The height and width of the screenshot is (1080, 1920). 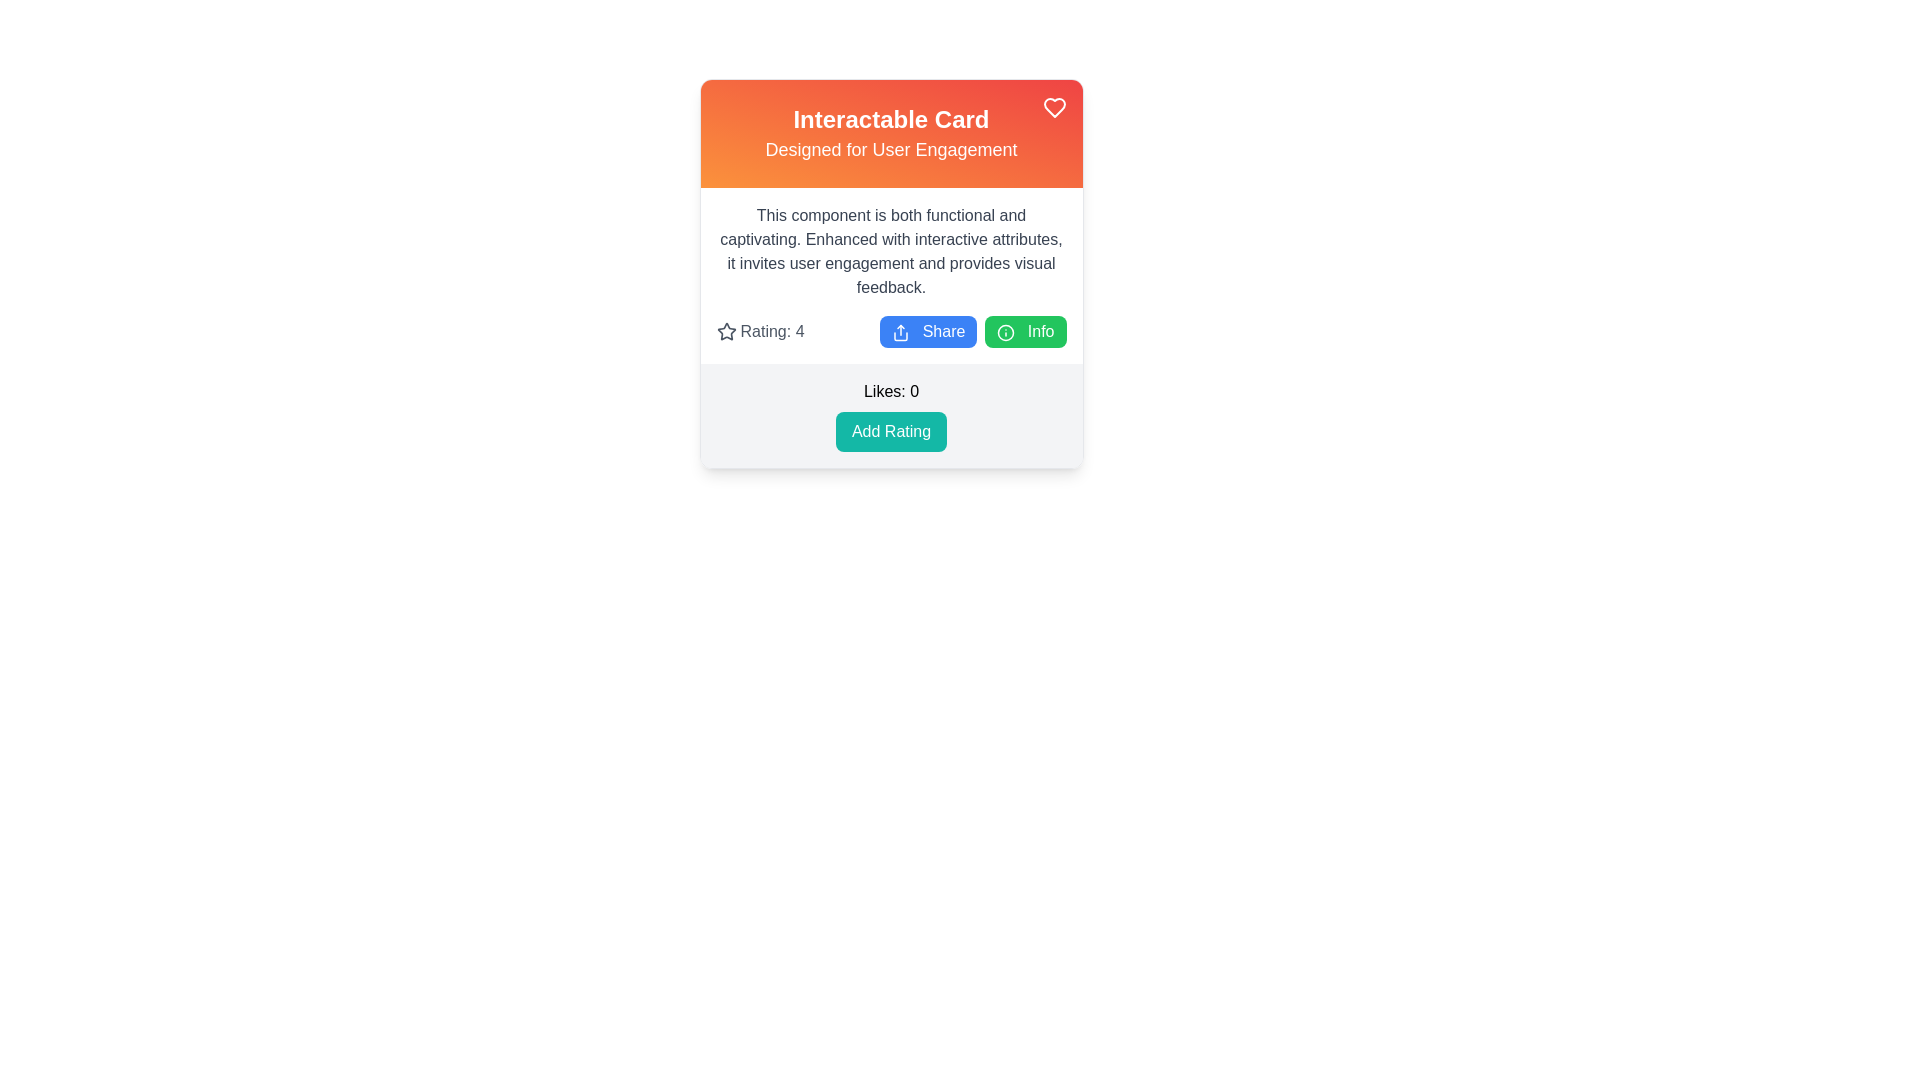 What do you see at coordinates (890, 431) in the screenshot?
I see `the 'Add Rating' button, which has a green-teal background and is located below the 'Likes: 0' label` at bounding box center [890, 431].